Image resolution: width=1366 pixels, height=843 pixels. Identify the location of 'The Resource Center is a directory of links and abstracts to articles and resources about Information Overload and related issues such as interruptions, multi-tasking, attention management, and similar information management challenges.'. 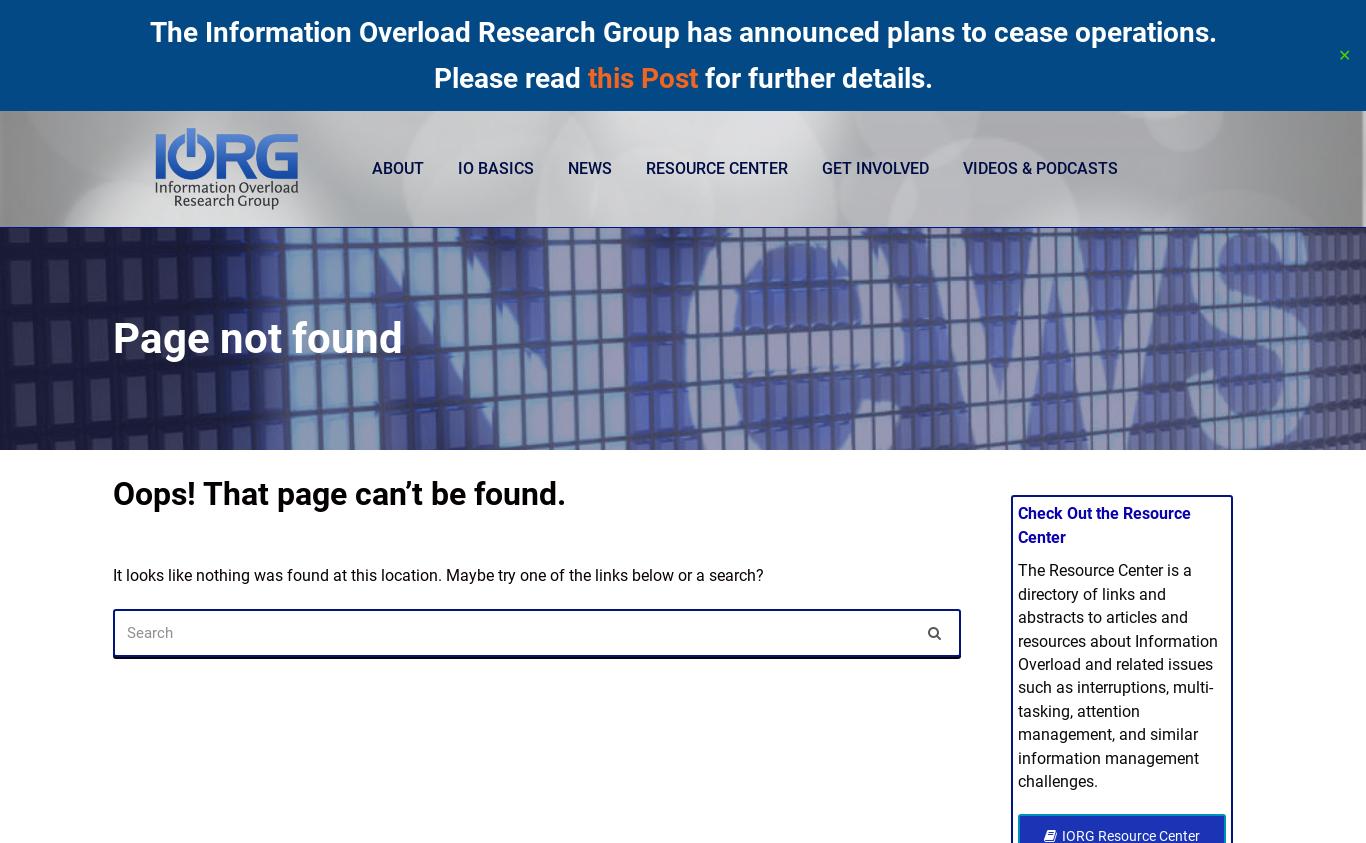
(1016, 675).